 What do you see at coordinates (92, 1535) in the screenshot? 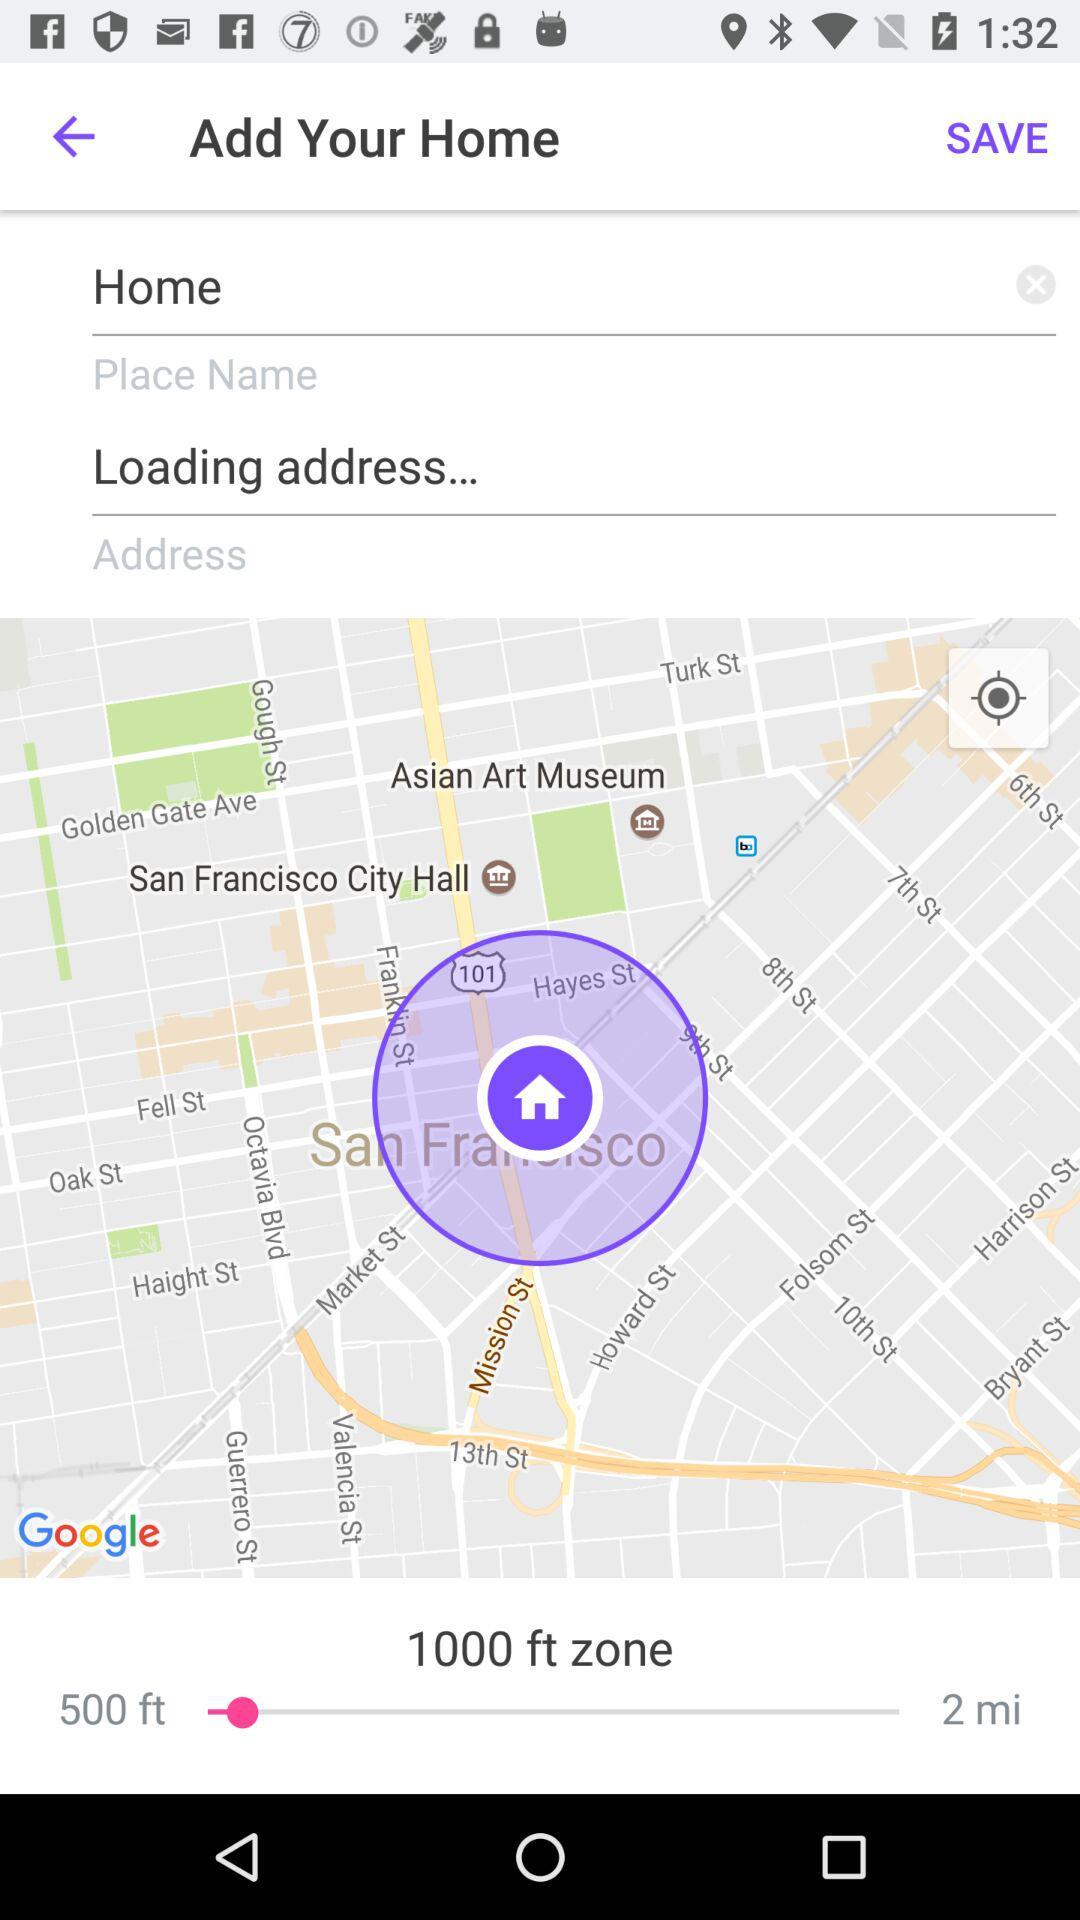
I see `the option which is beside guerrero st` at bounding box center [92, 1535].